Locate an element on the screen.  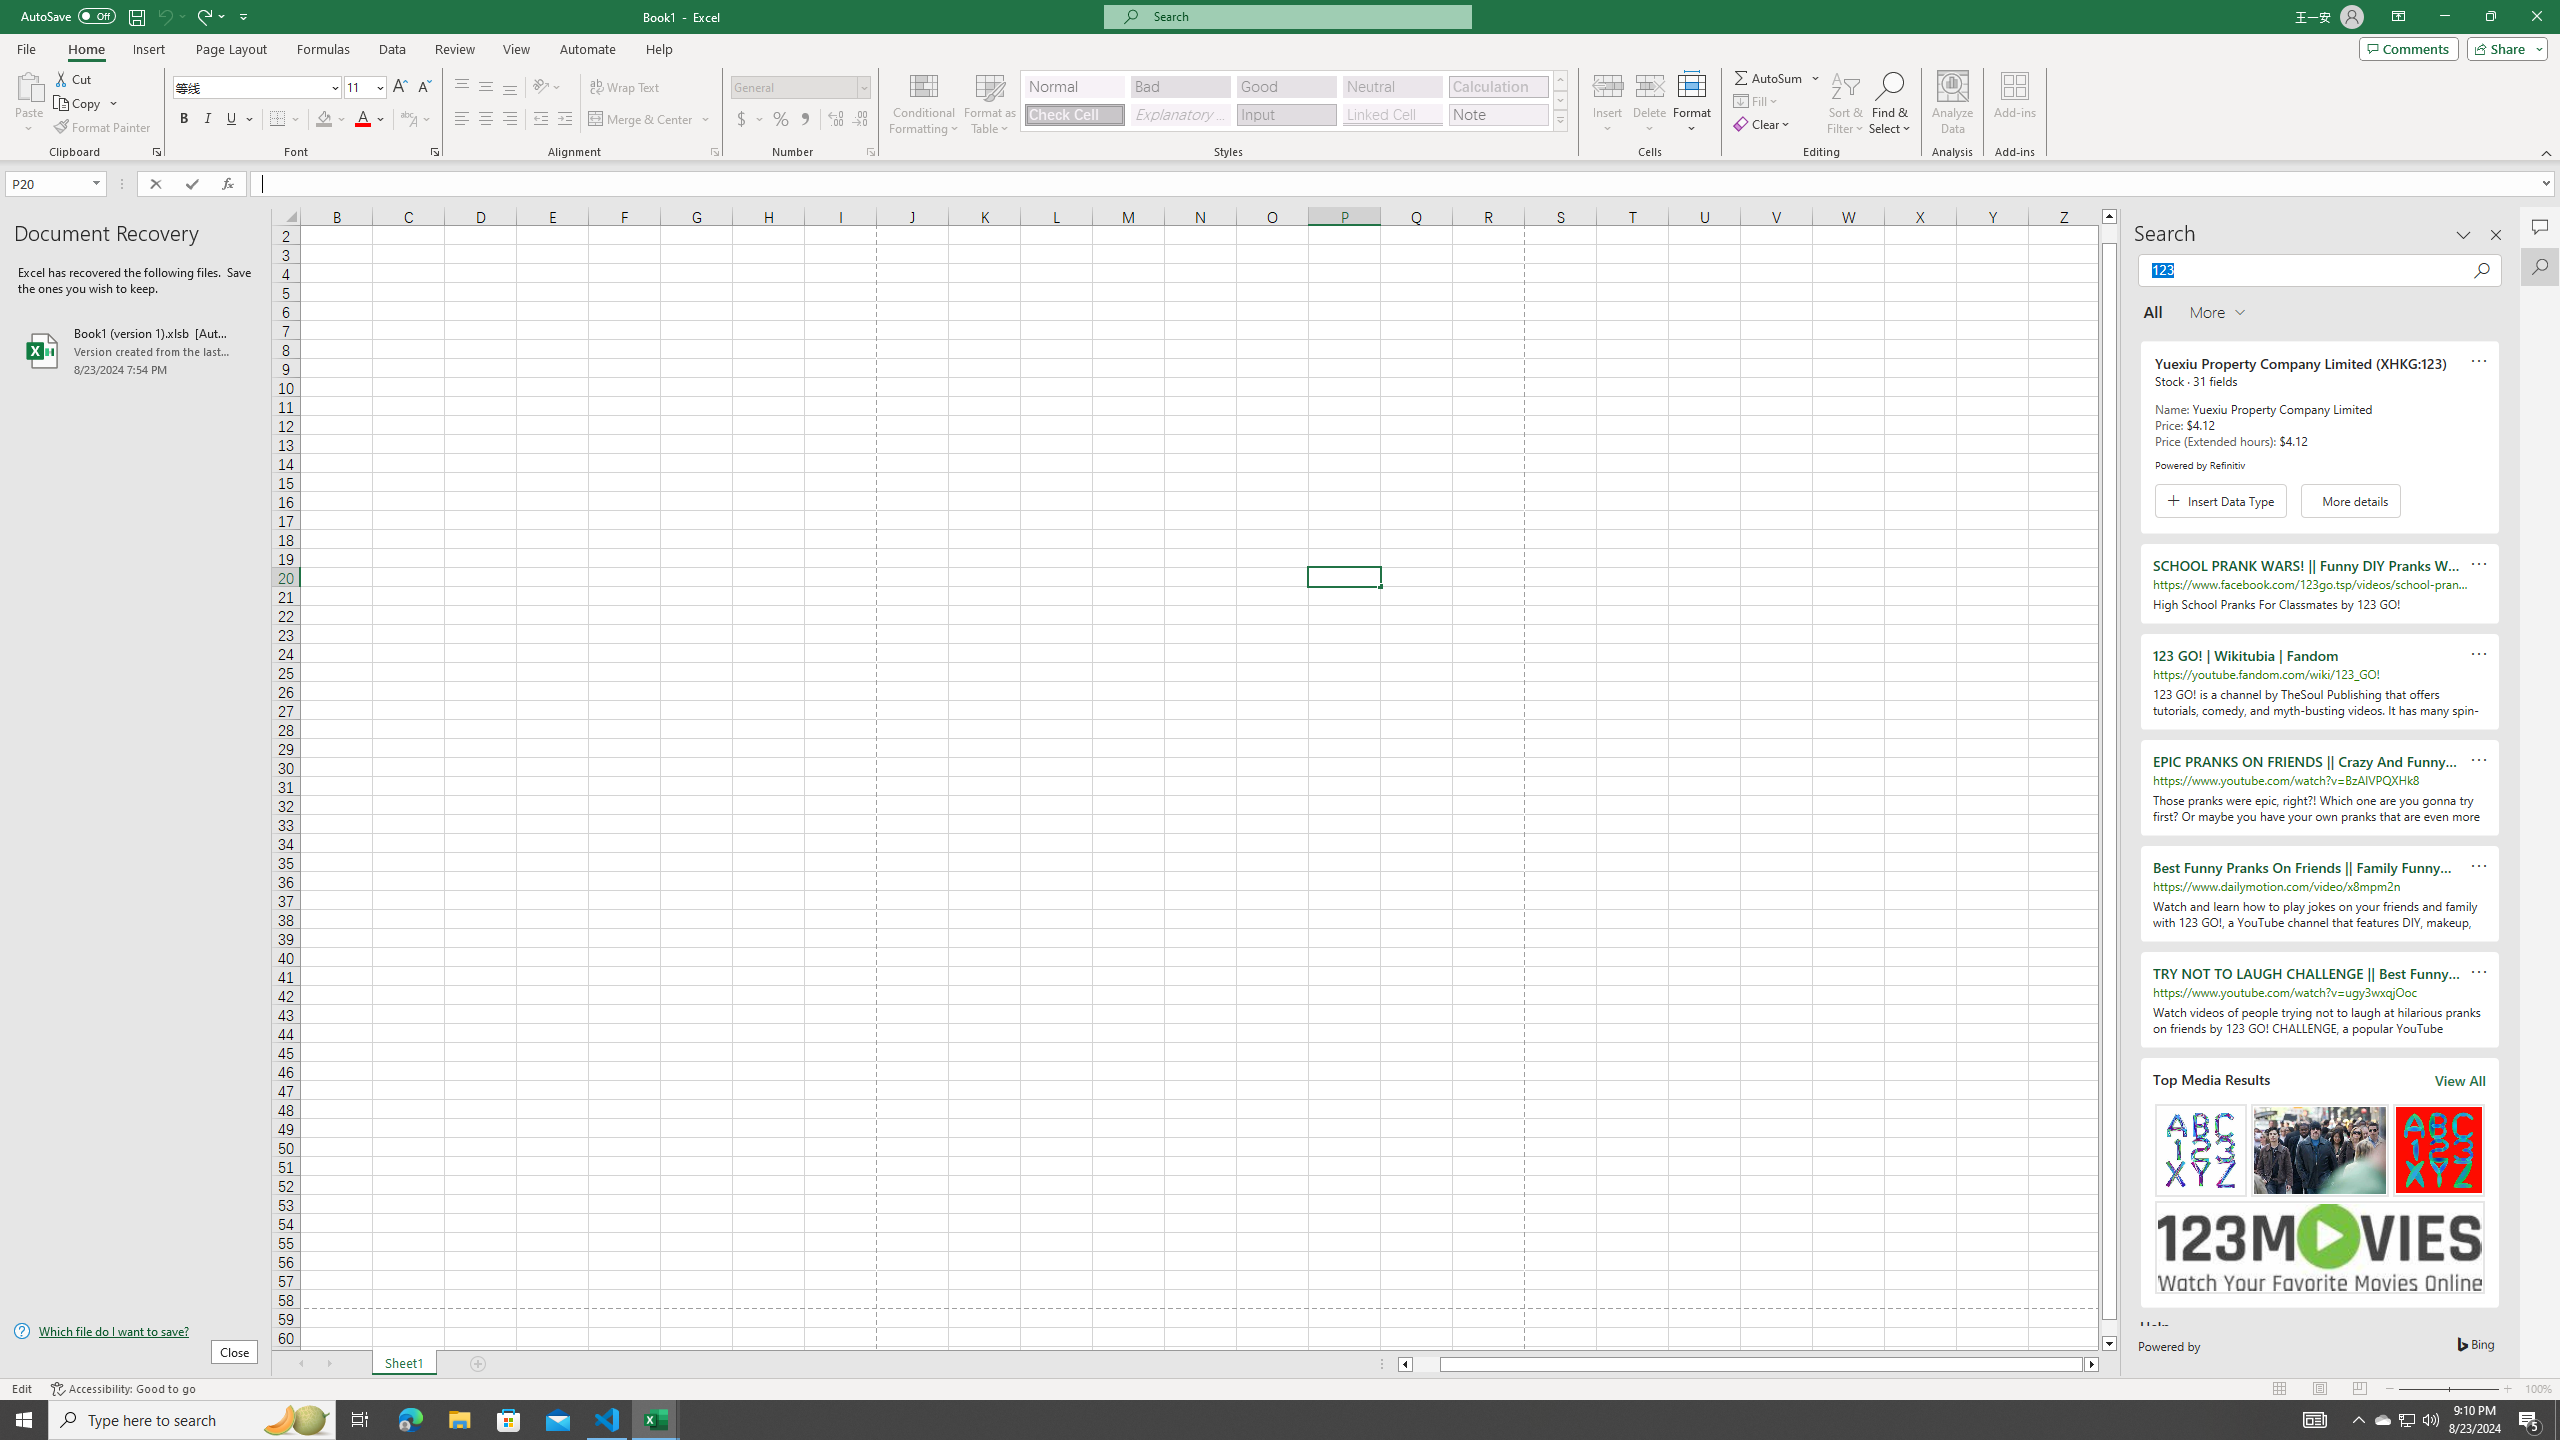
'Decrease Decimal' is located at coordinates (860, 118).